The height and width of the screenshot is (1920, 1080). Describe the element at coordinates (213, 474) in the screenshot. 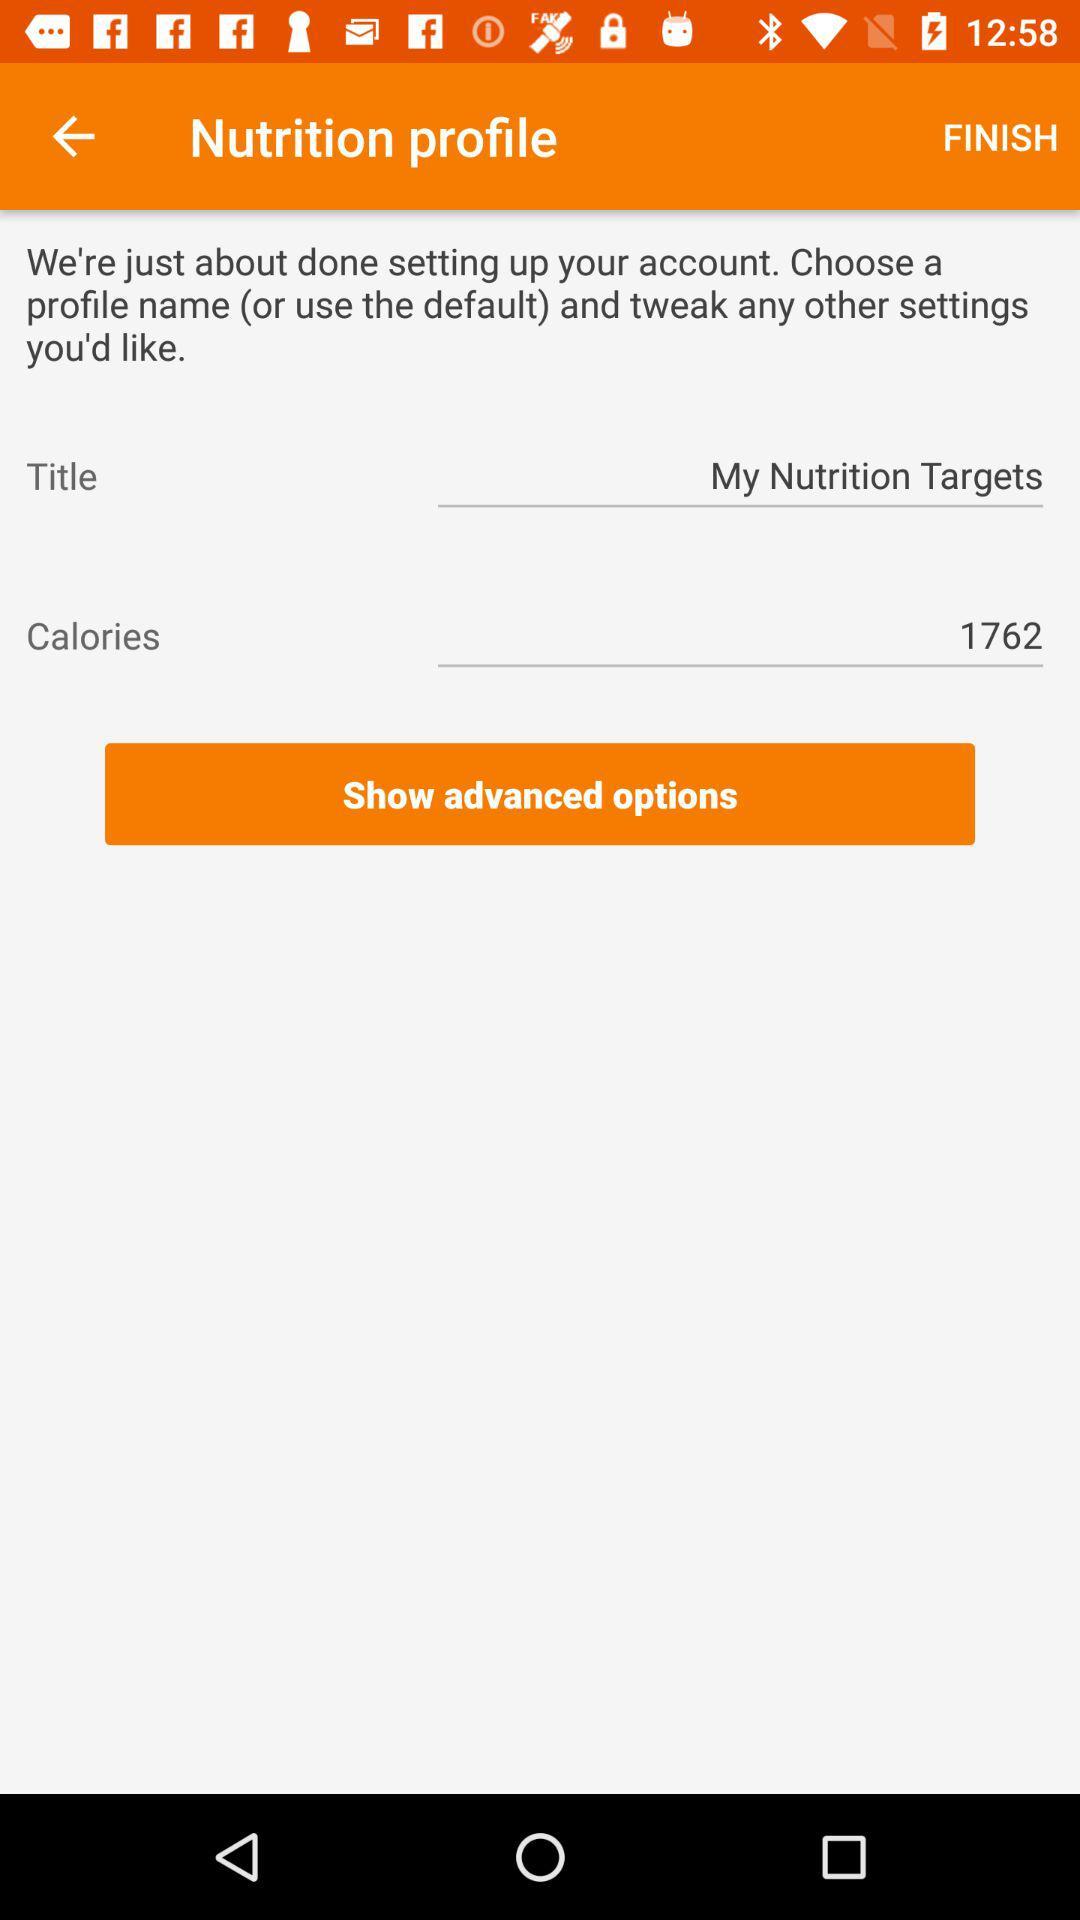

I see `the icon below the we re just icon` at that location.